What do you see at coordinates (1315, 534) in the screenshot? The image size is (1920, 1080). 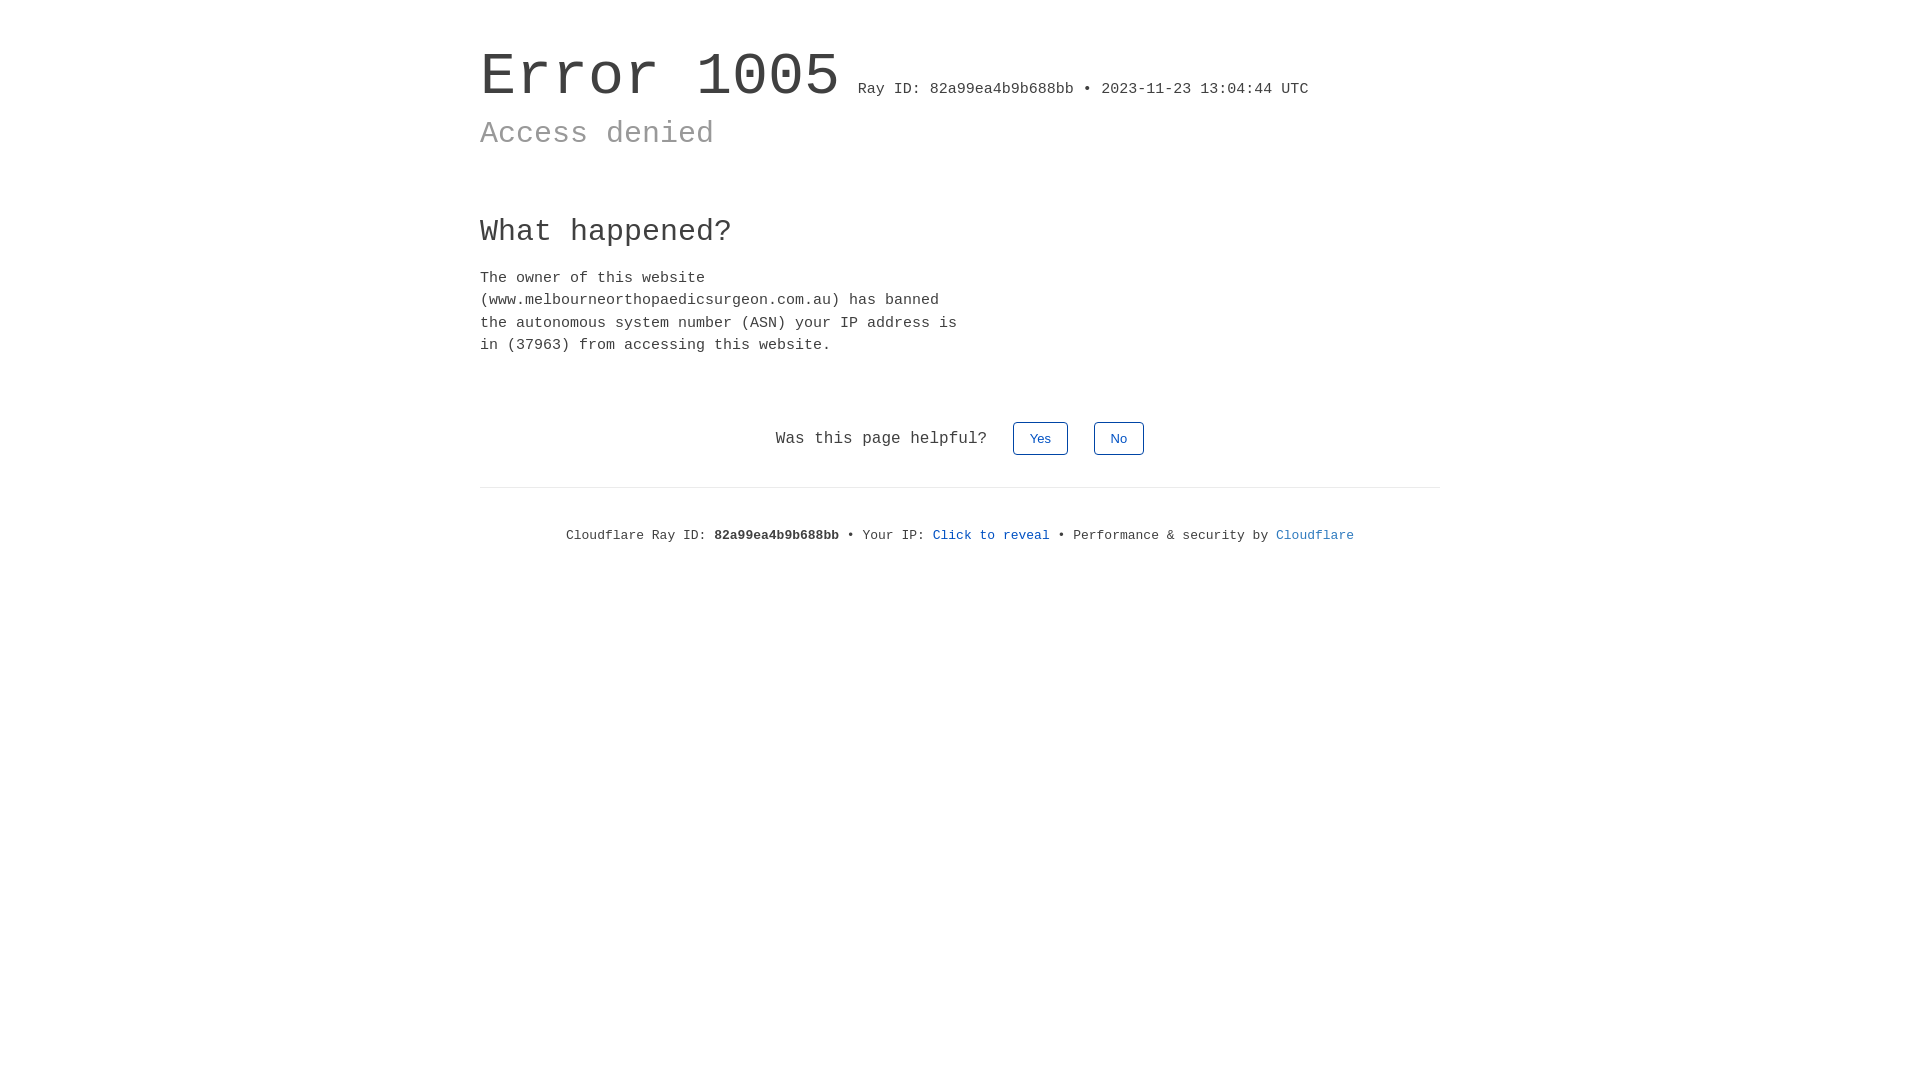 I see `'Cloudflare'` at bounding box center [1315, 534].